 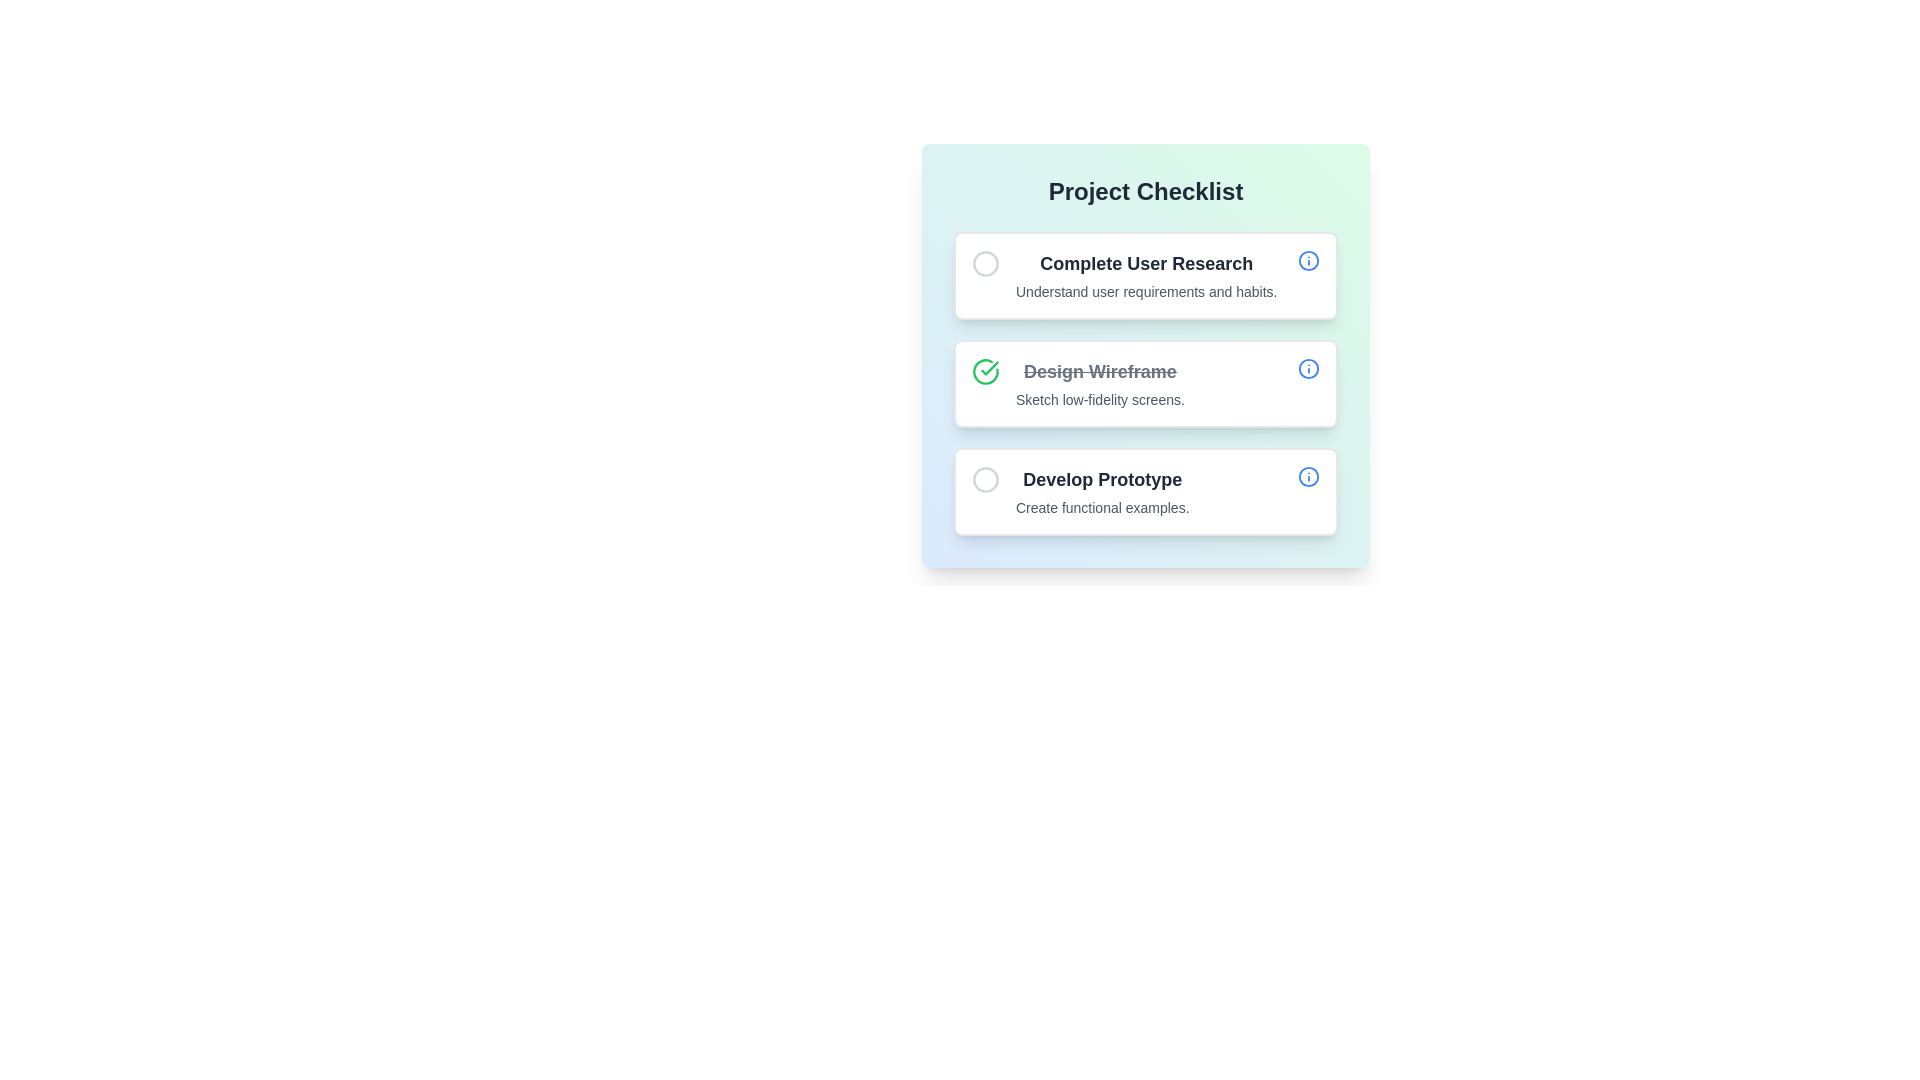 I want to click on the task card displaying the completed status of 'Design Wireframe' in the project checklist, so click(x=1146, y=354).